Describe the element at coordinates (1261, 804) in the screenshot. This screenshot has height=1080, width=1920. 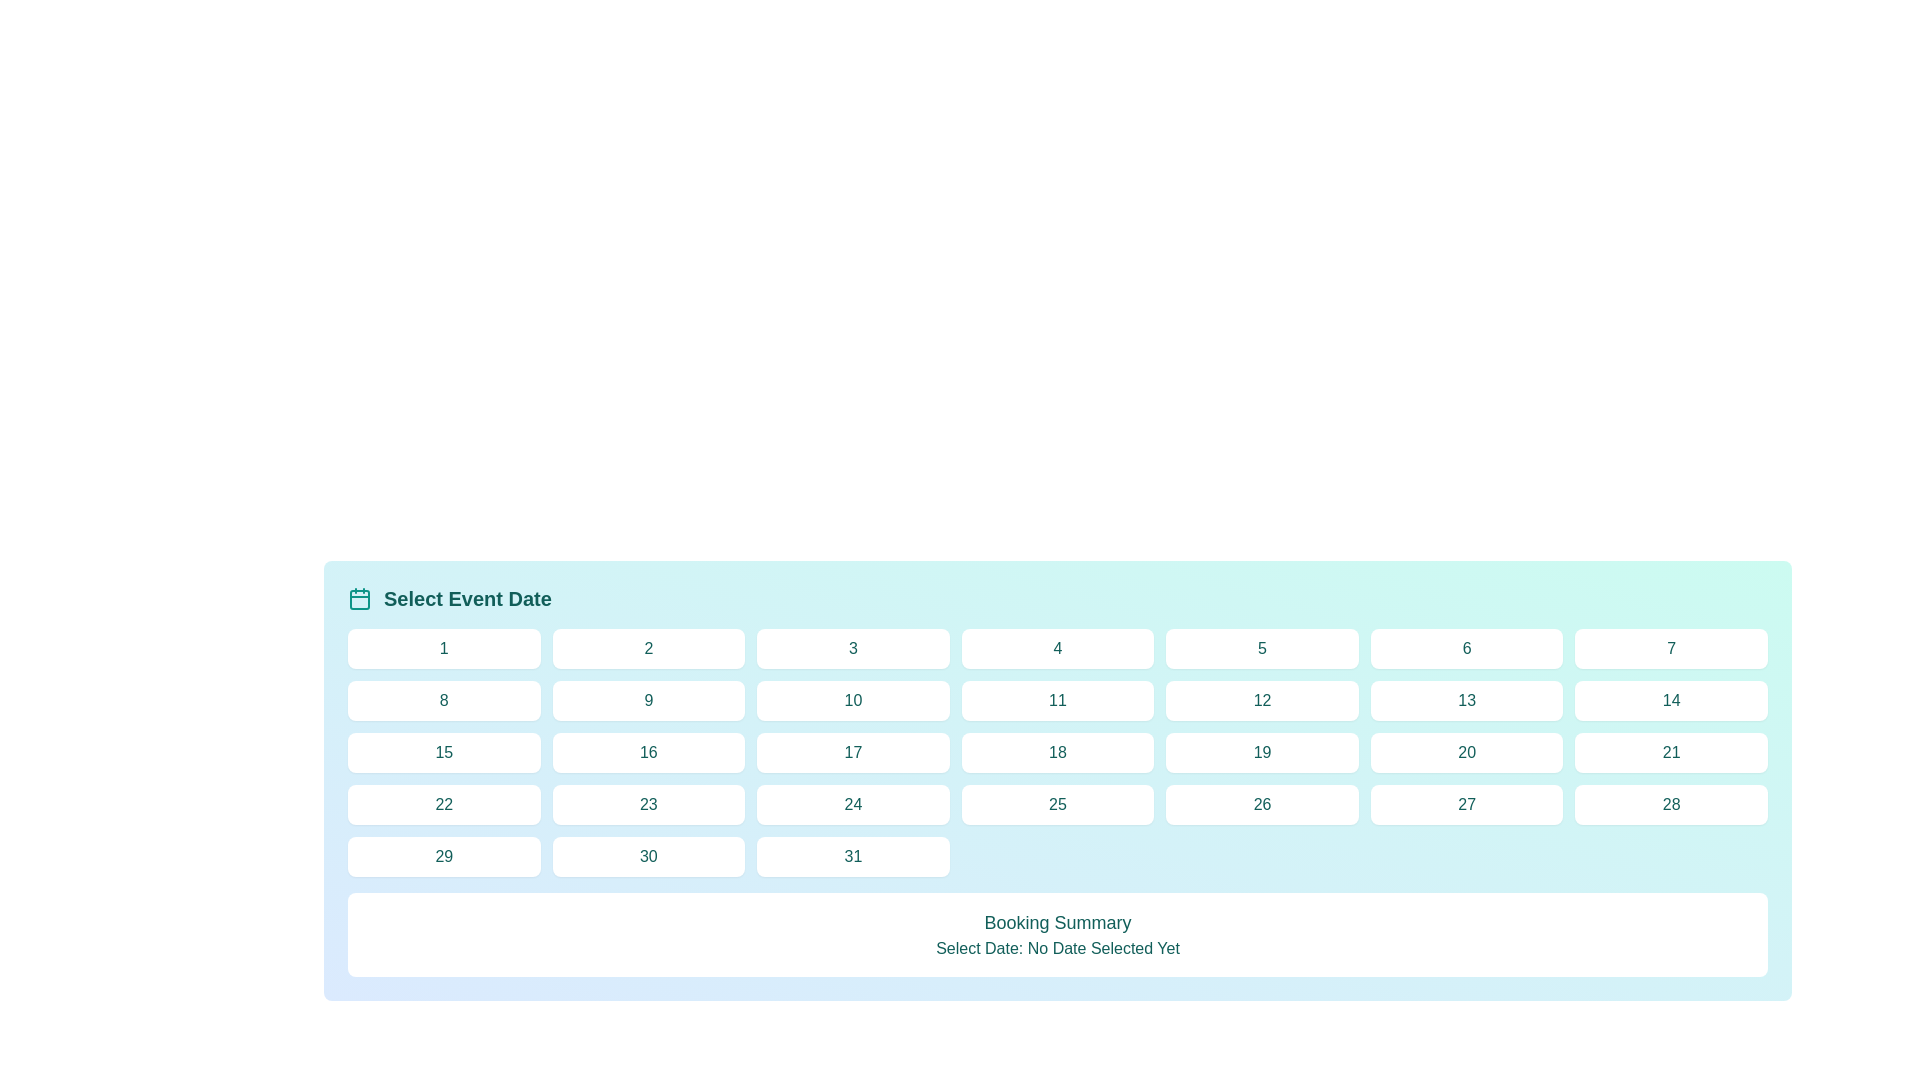
I see `the button displaying the number '26'` at that location.